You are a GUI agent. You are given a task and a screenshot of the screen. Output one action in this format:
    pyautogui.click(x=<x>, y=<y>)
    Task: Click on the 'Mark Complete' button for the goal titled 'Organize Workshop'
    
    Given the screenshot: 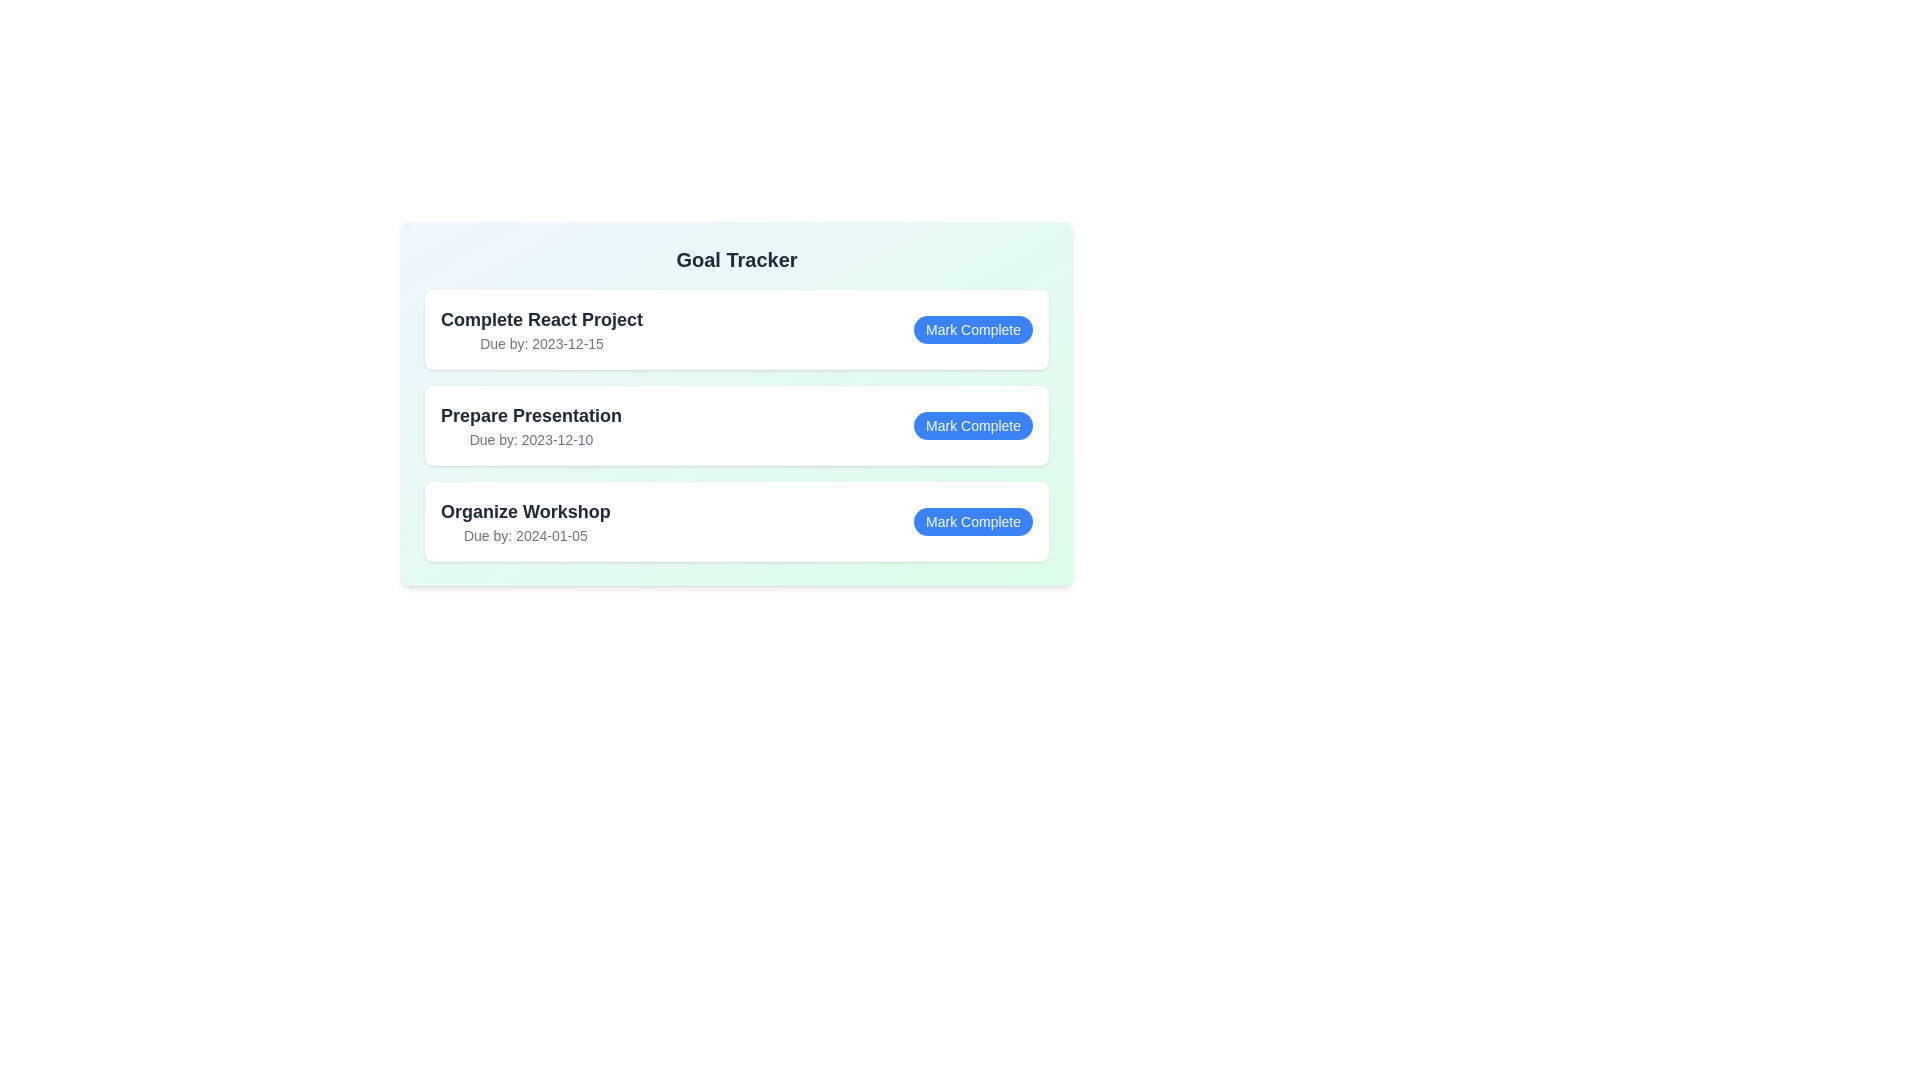 What is the action you would take?
    pyautogui.click(x=973, y=520)
    